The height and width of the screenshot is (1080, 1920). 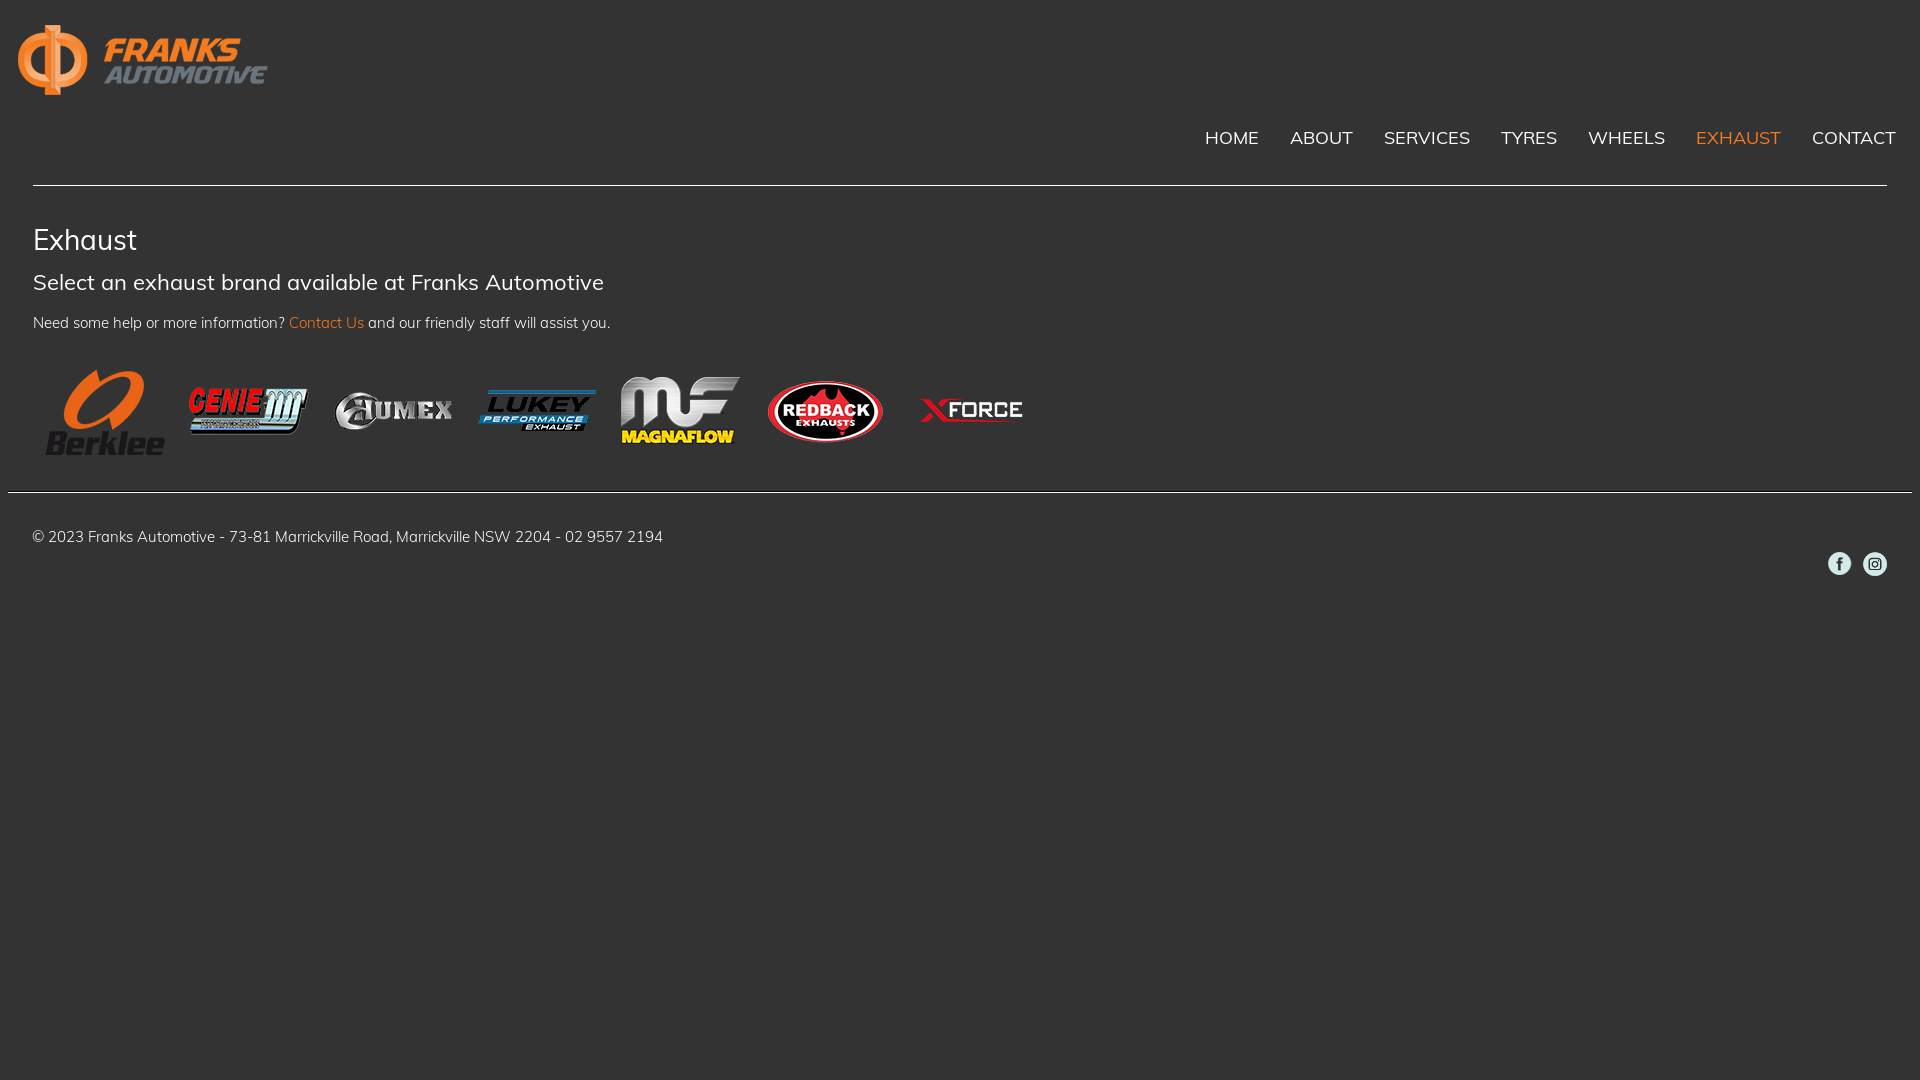 I want to click on 'Contact Us', so click(x=287, y=321).